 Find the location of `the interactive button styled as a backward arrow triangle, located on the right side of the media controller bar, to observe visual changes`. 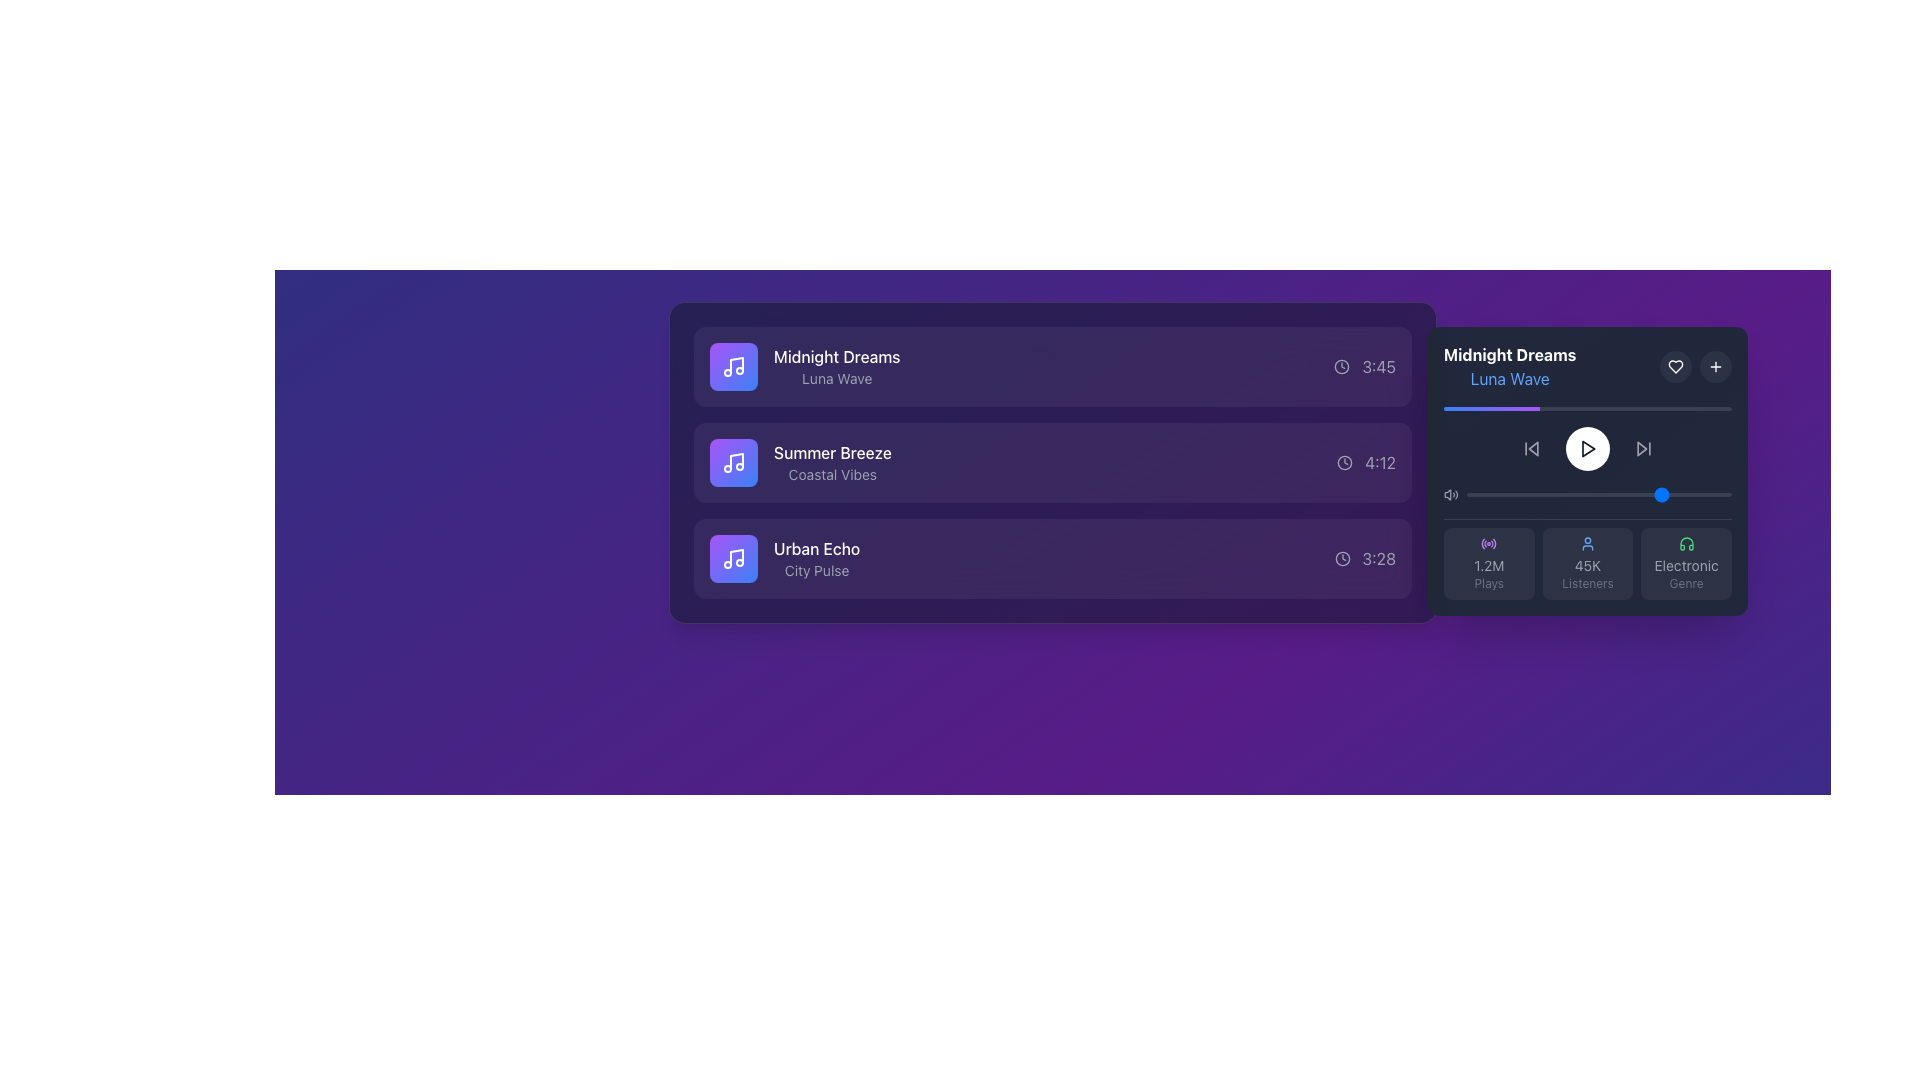

the interactive button styled as a backward arrow triangle, located on the right side of the media controller bar, to observe visual changes is located at coordinates (1530, 447).